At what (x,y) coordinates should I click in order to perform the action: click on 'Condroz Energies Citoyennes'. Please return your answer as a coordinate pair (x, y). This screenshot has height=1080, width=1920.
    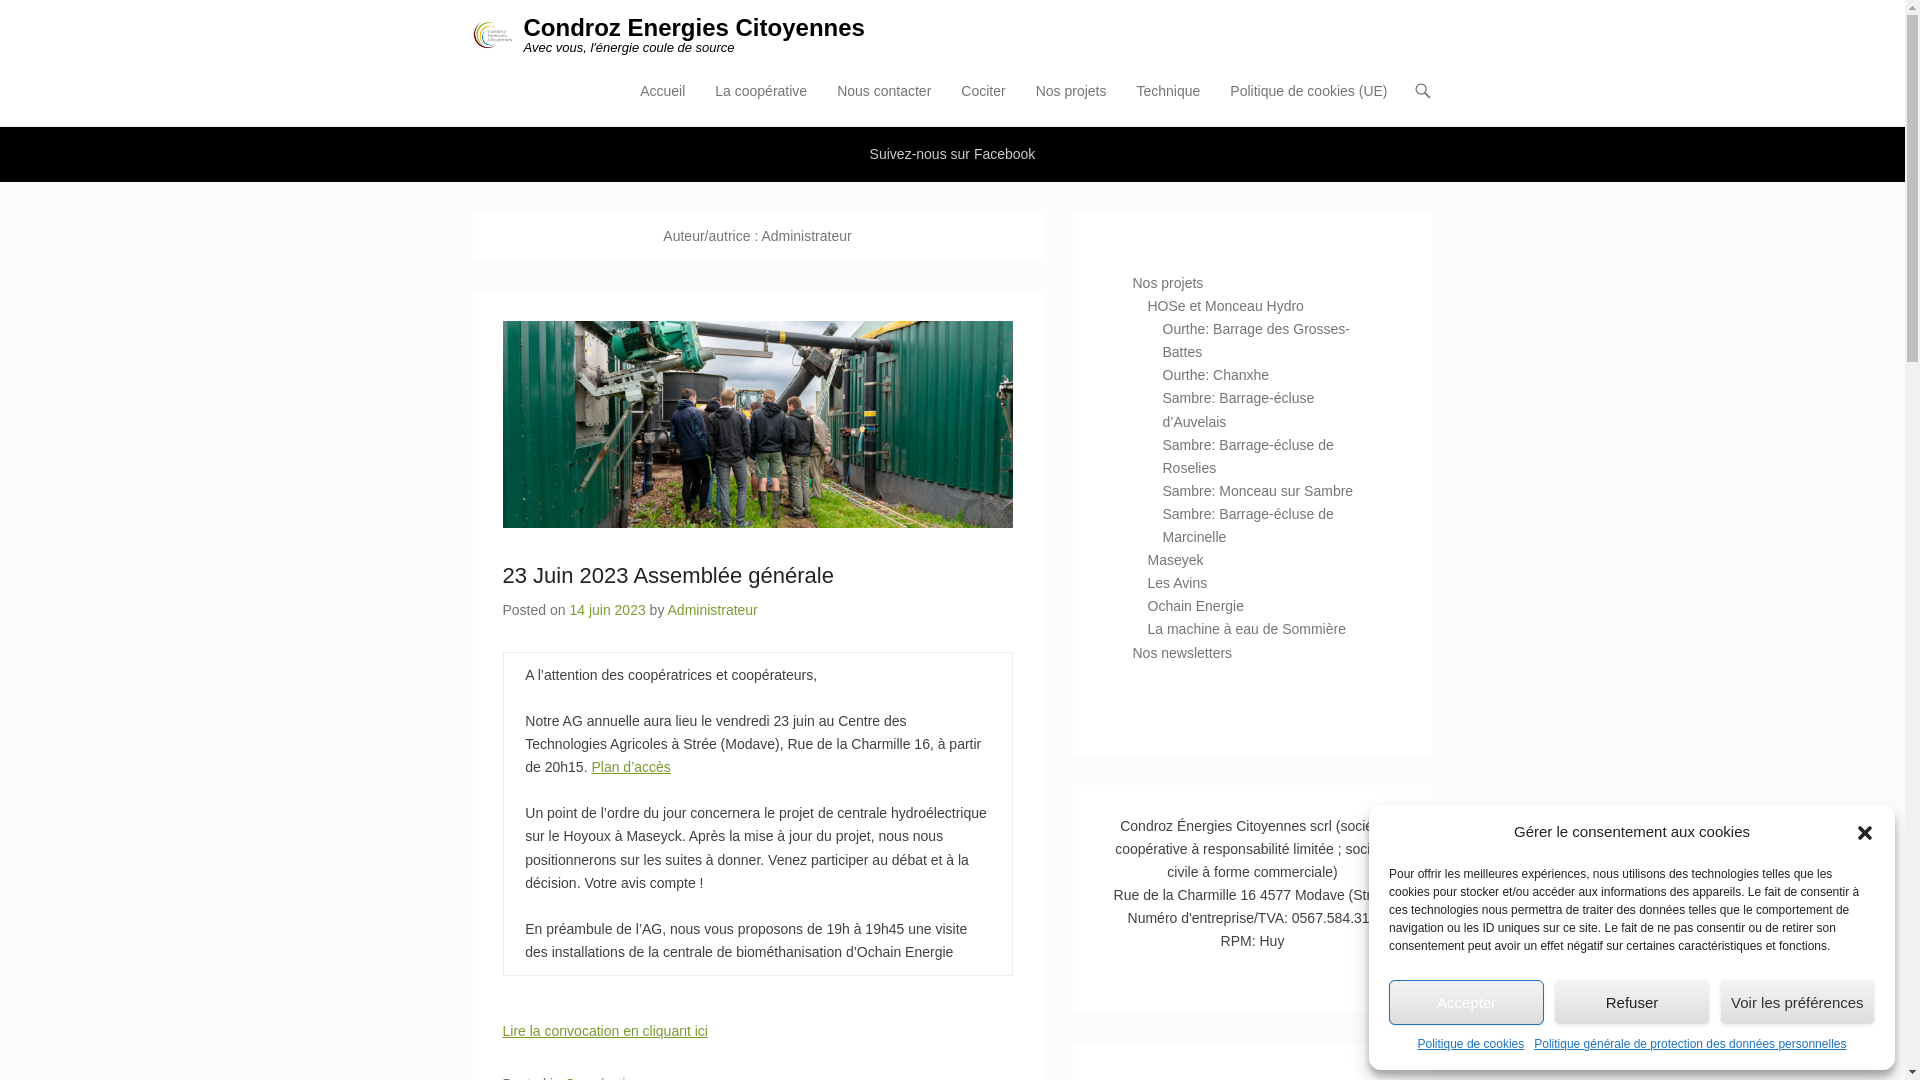
    Looking at the image, I should click on (694, 27).